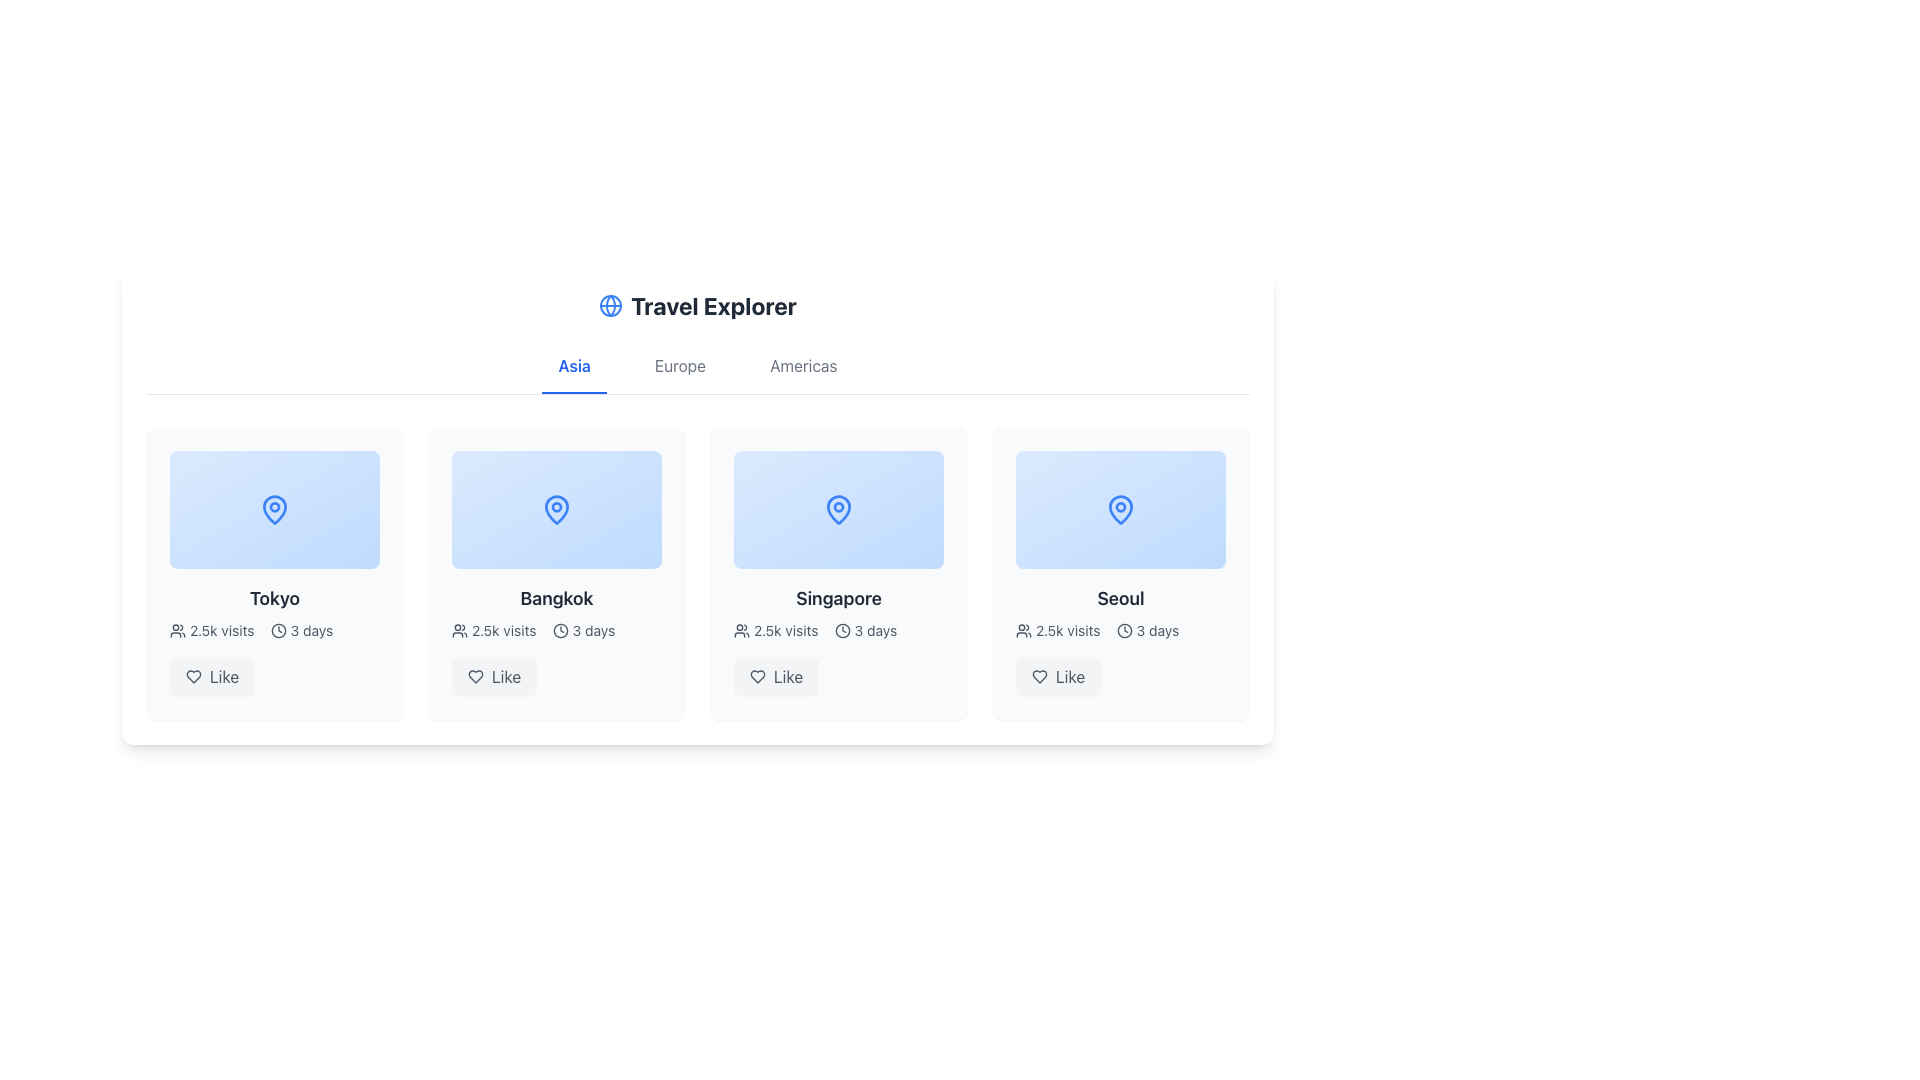  Describe the element at coordinates (741, 631) in the screenshot. I see `the icon that represents group or population statistics adjacent to the text '2.5k visits' in the second item (Singapore) of the grid layout` at that location.